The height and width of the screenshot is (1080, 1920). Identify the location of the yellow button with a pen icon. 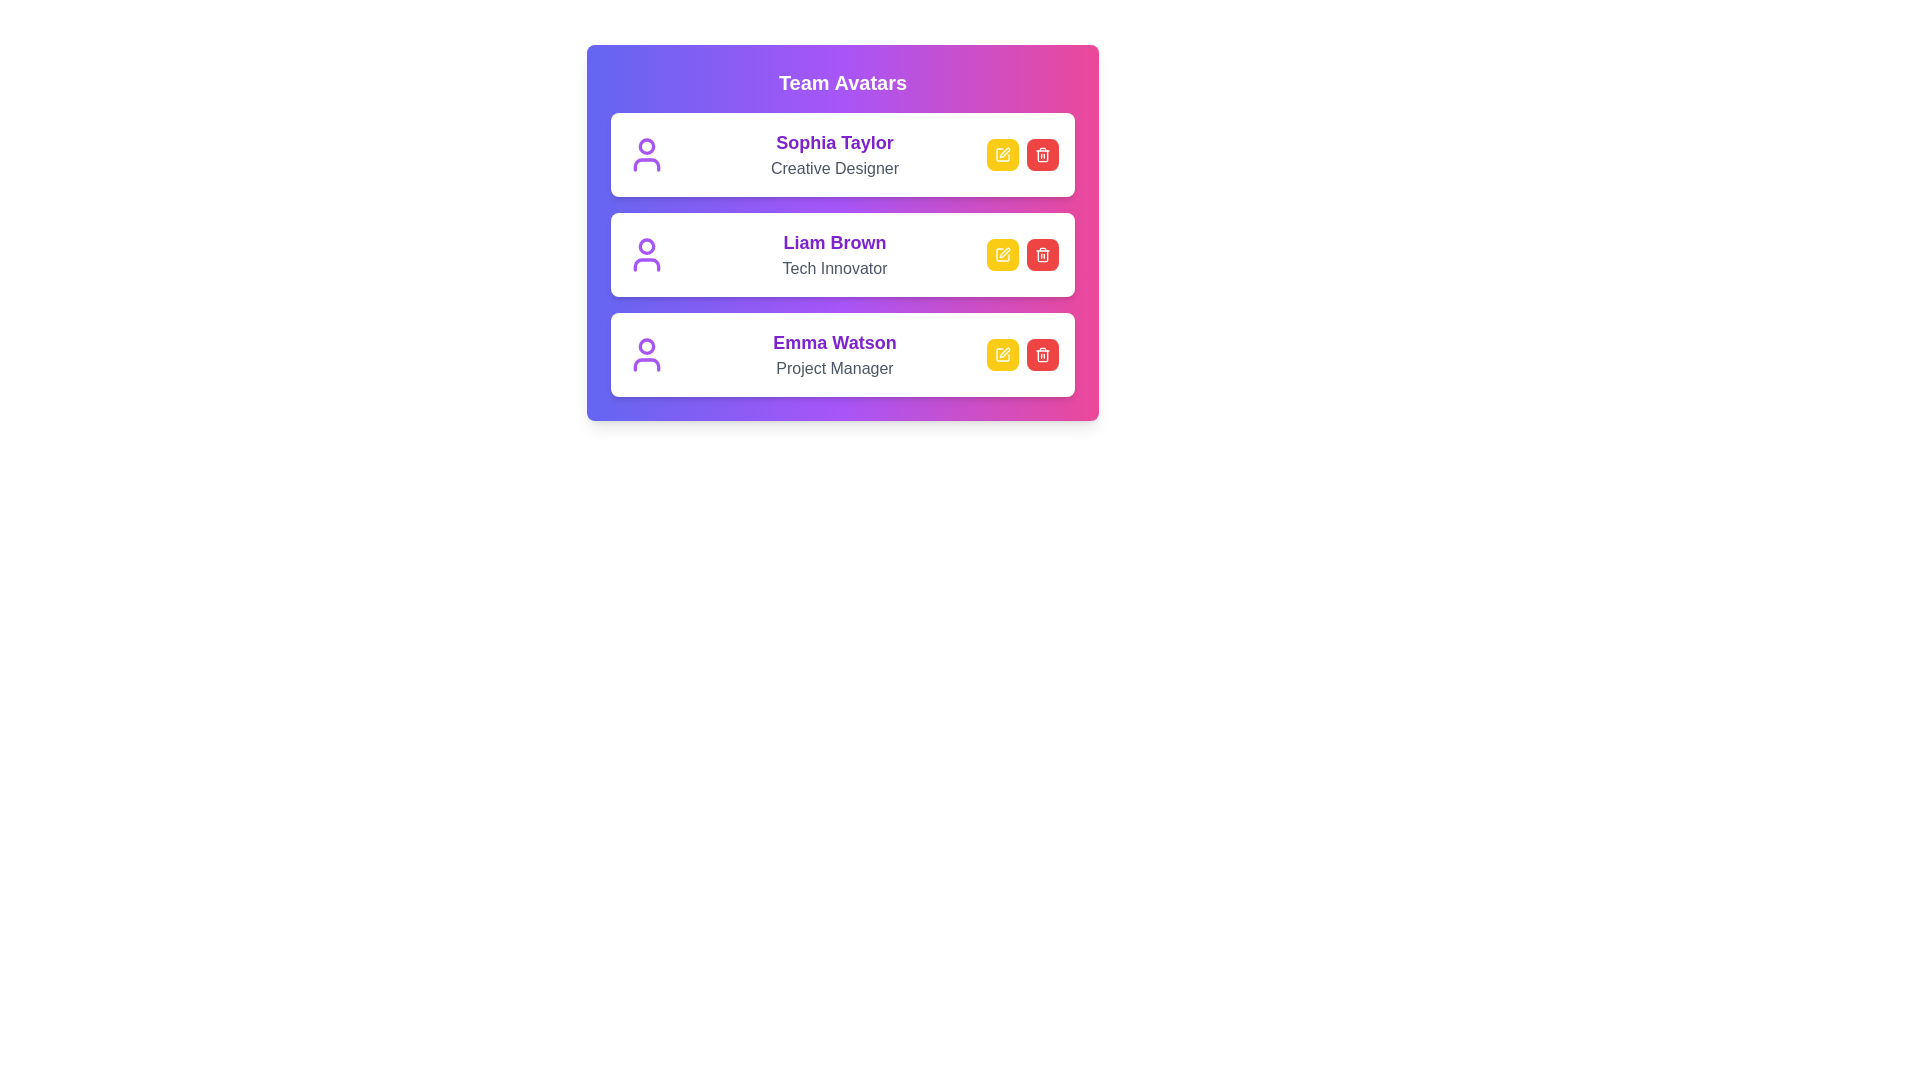
(1003, 253).